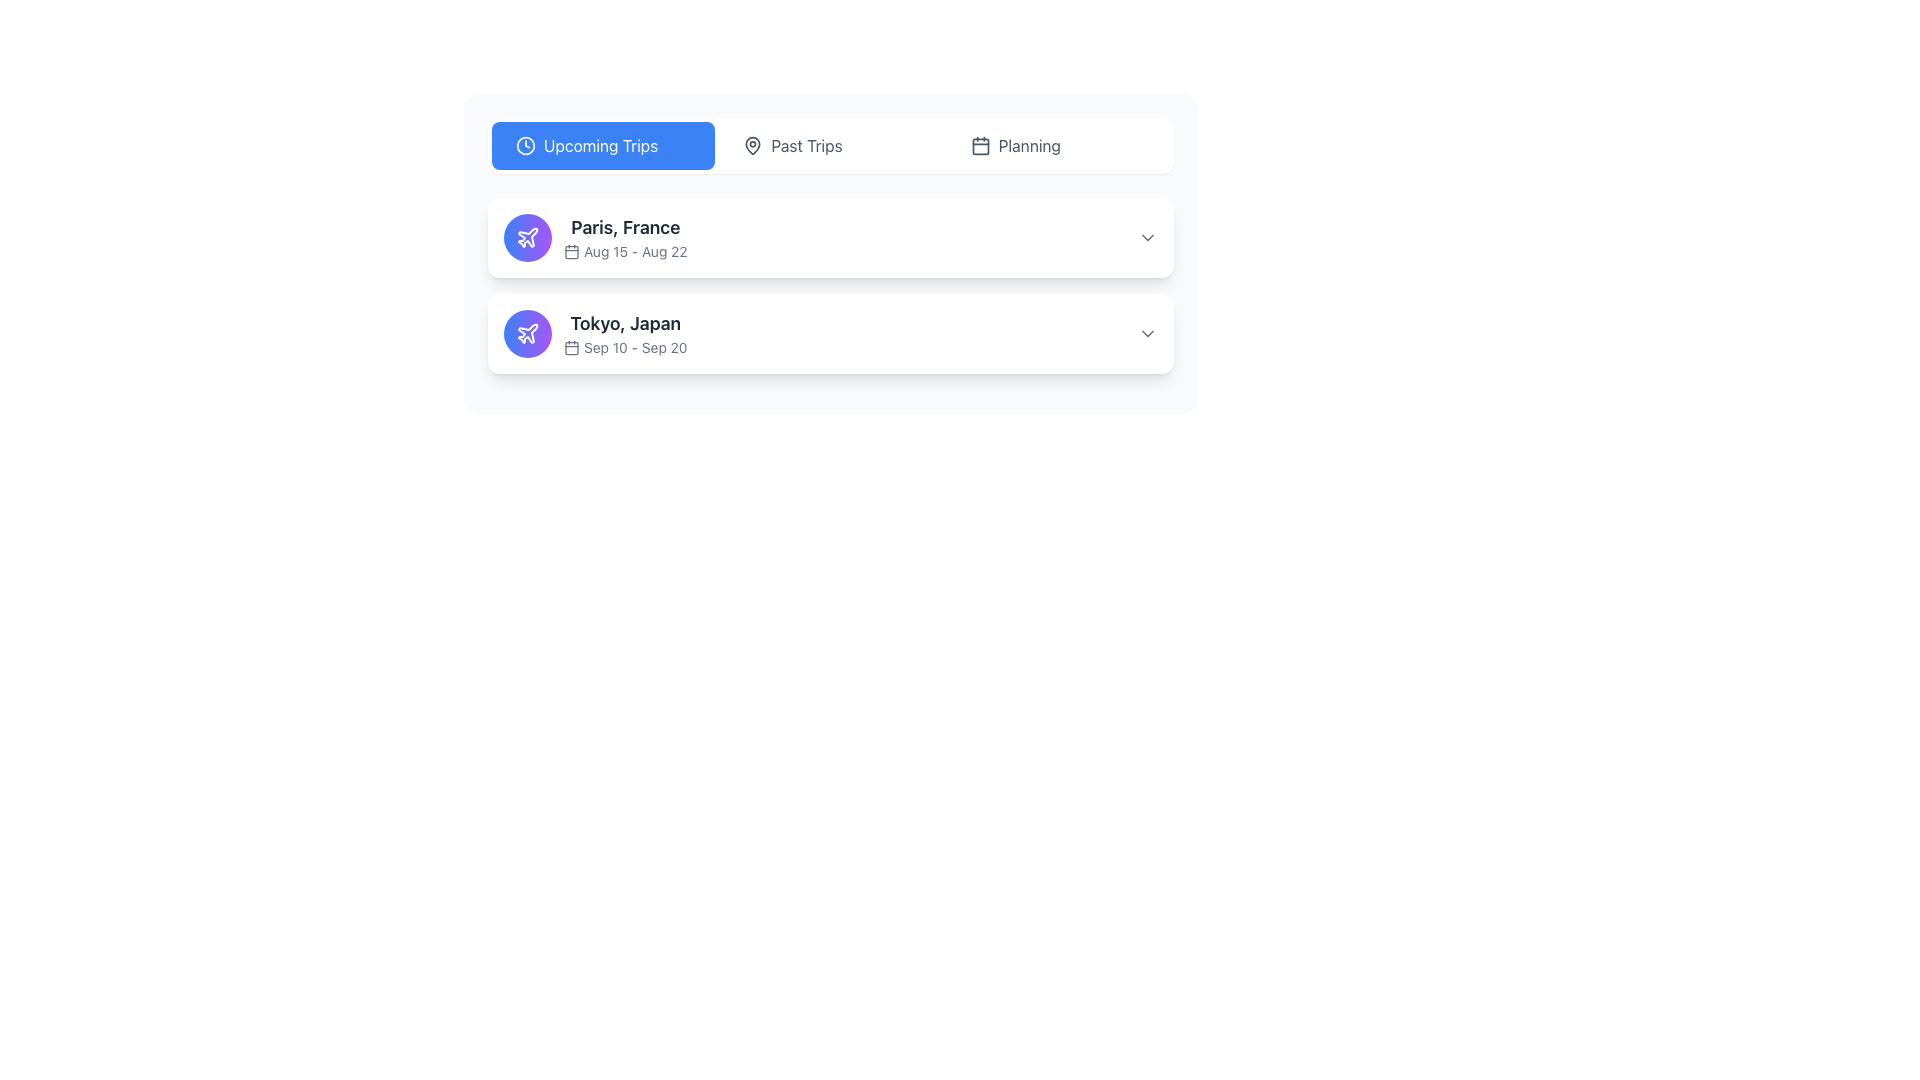 The image size is (1920, 1080). I want to click on the 'Planning' icon located to the left of the text 'Planning' in the navigation bar, which visually represents the planning section, so click(980, 145).